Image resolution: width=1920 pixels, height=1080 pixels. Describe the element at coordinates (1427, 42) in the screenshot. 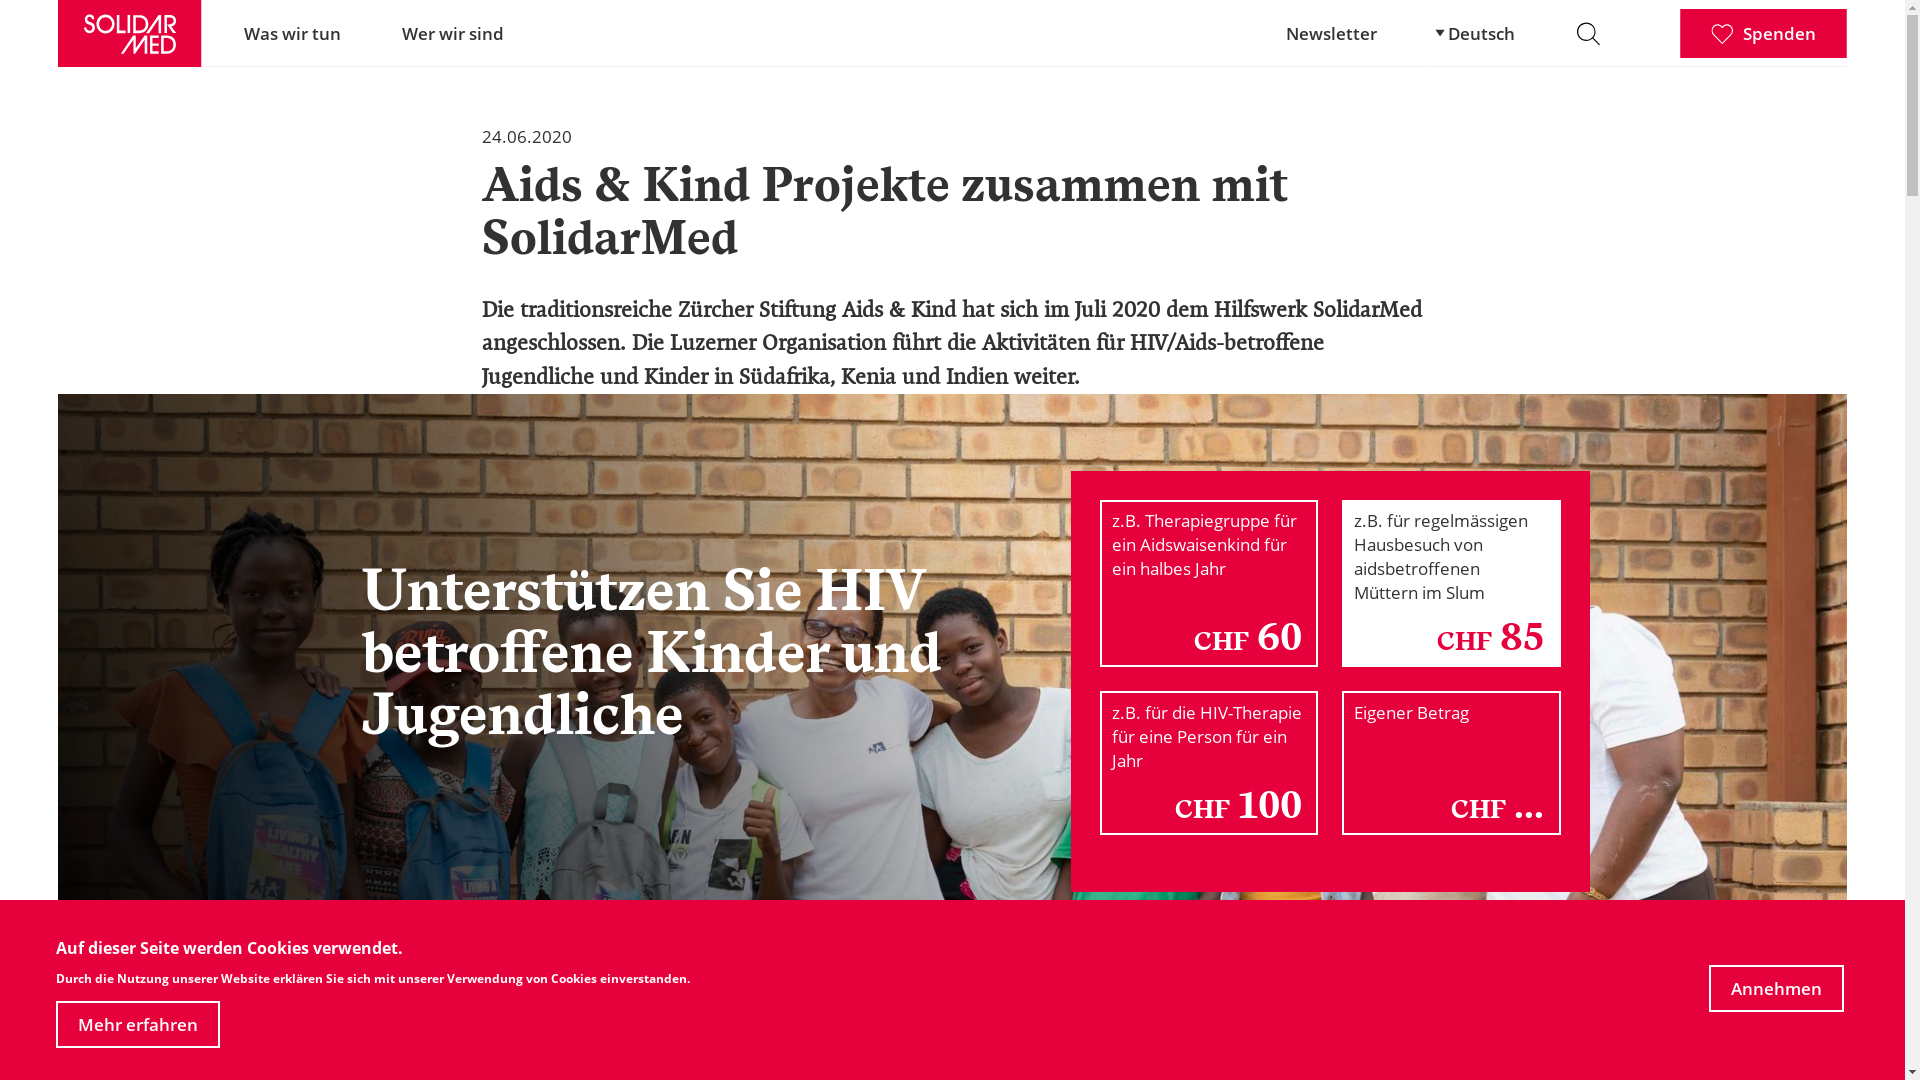

I see `'English'` at that location.